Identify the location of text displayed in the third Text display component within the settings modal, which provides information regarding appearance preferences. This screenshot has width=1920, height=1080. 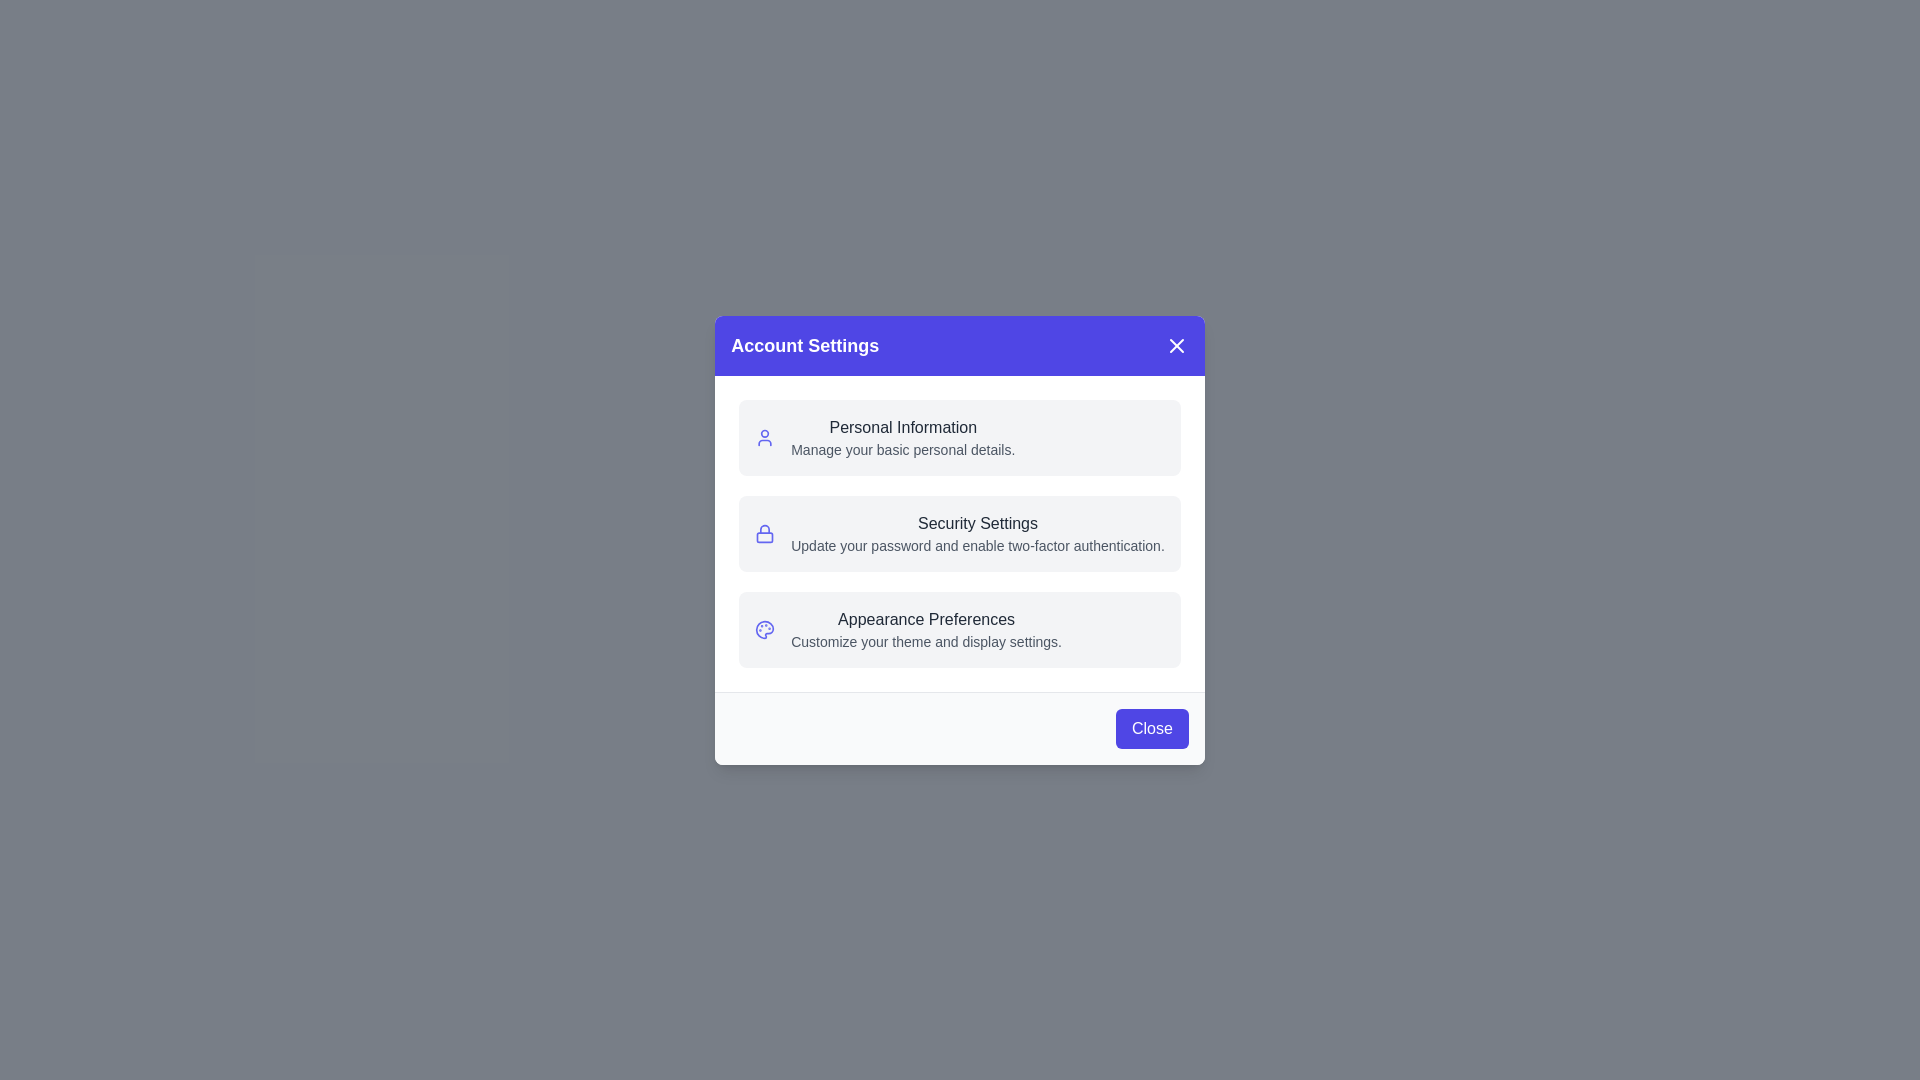
(925, 628).